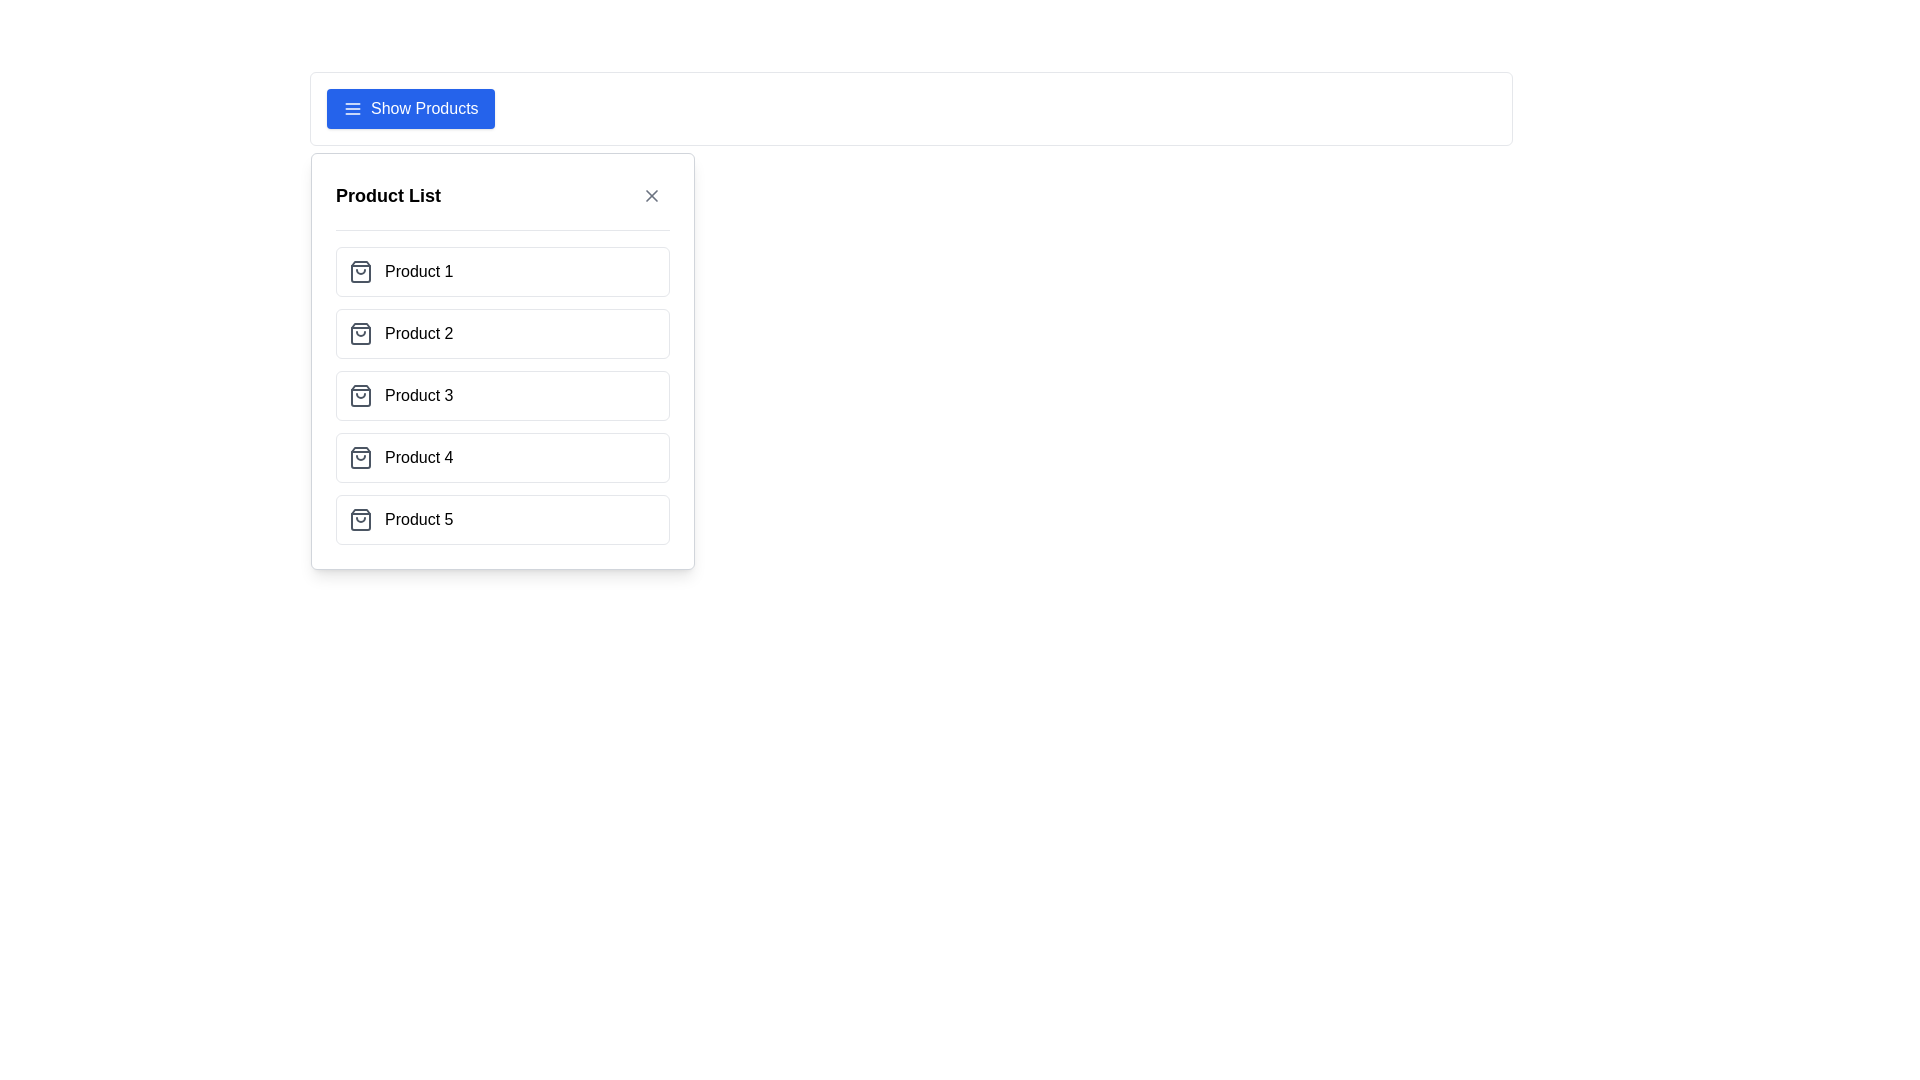  What do you see at coordinates (503, 519) in the screenshot?
I see `the fifth item in the 'Product List'` at bounding box center [503, 519].